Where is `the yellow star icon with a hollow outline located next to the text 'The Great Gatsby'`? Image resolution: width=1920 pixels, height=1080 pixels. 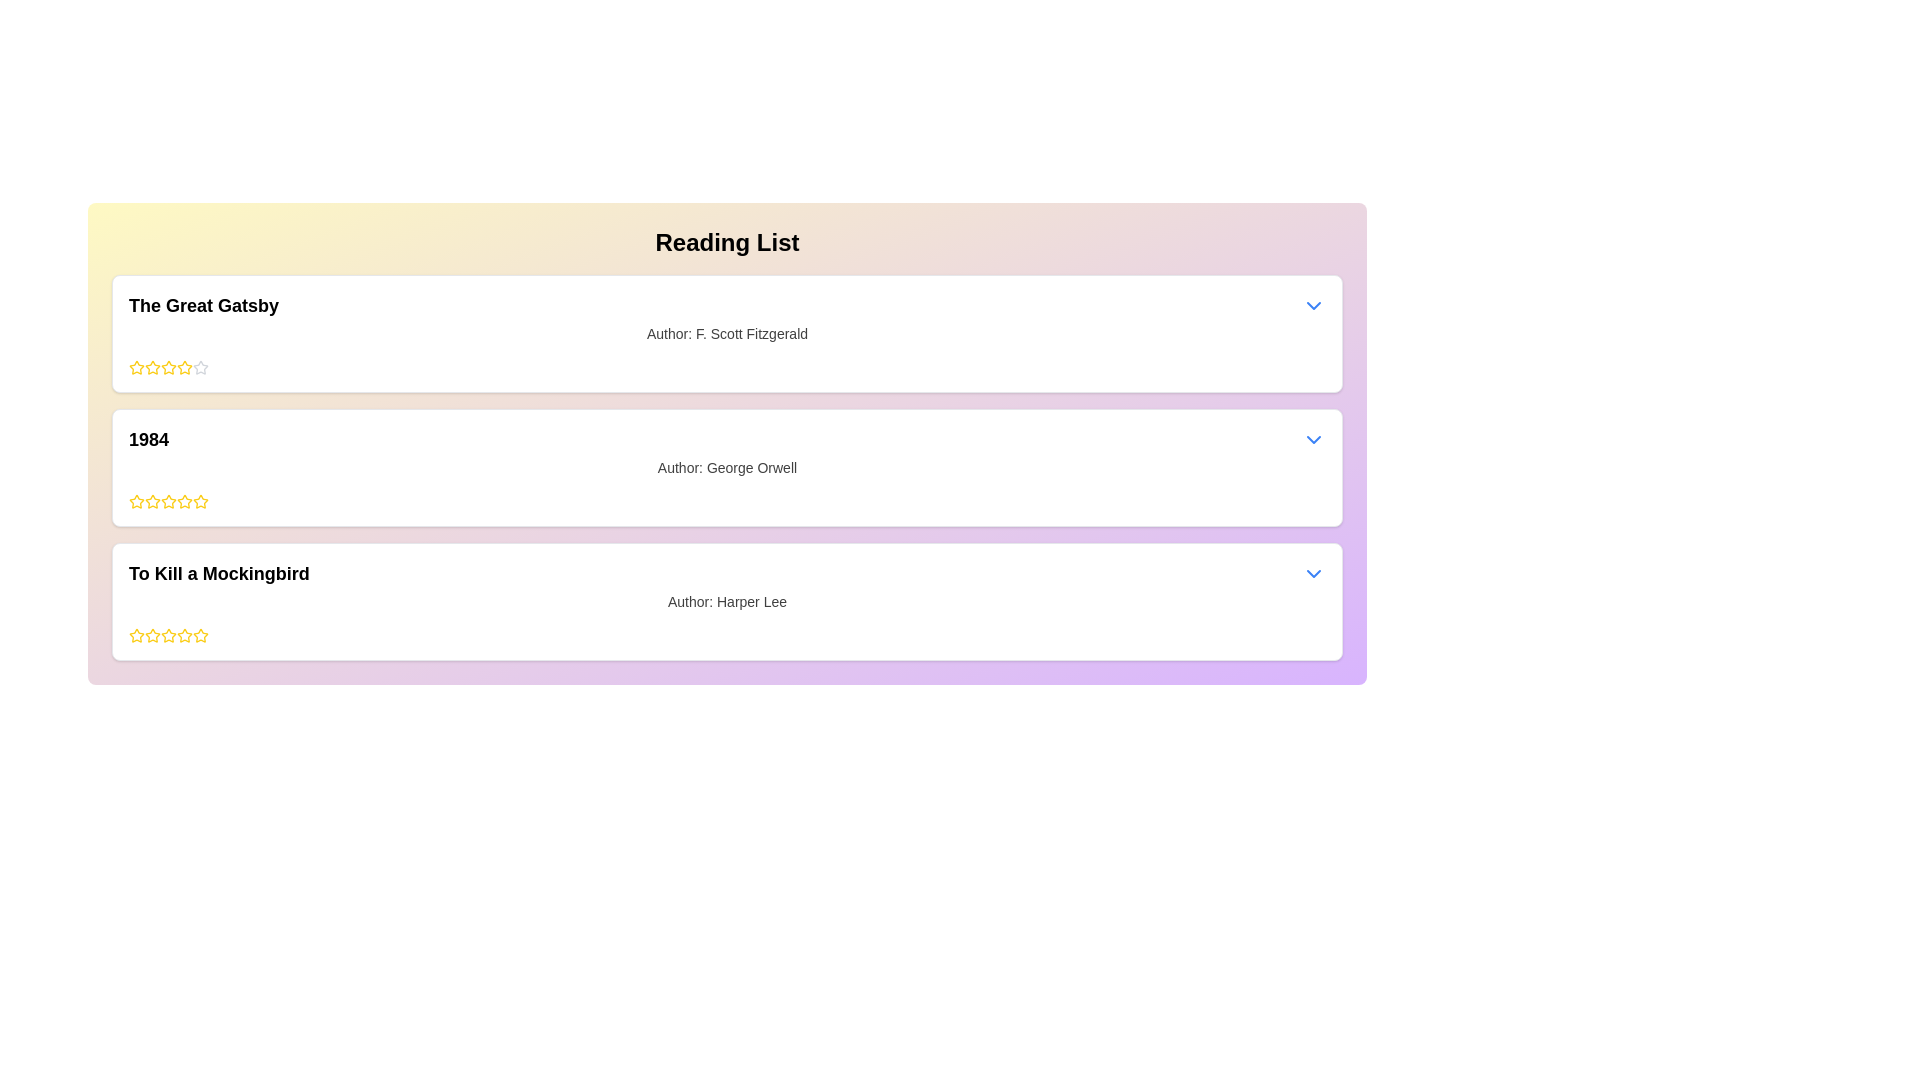 the yellow star icon with a hollow outline located next to the text 'The Great Gatsby' is located at coordinates (151, 366).